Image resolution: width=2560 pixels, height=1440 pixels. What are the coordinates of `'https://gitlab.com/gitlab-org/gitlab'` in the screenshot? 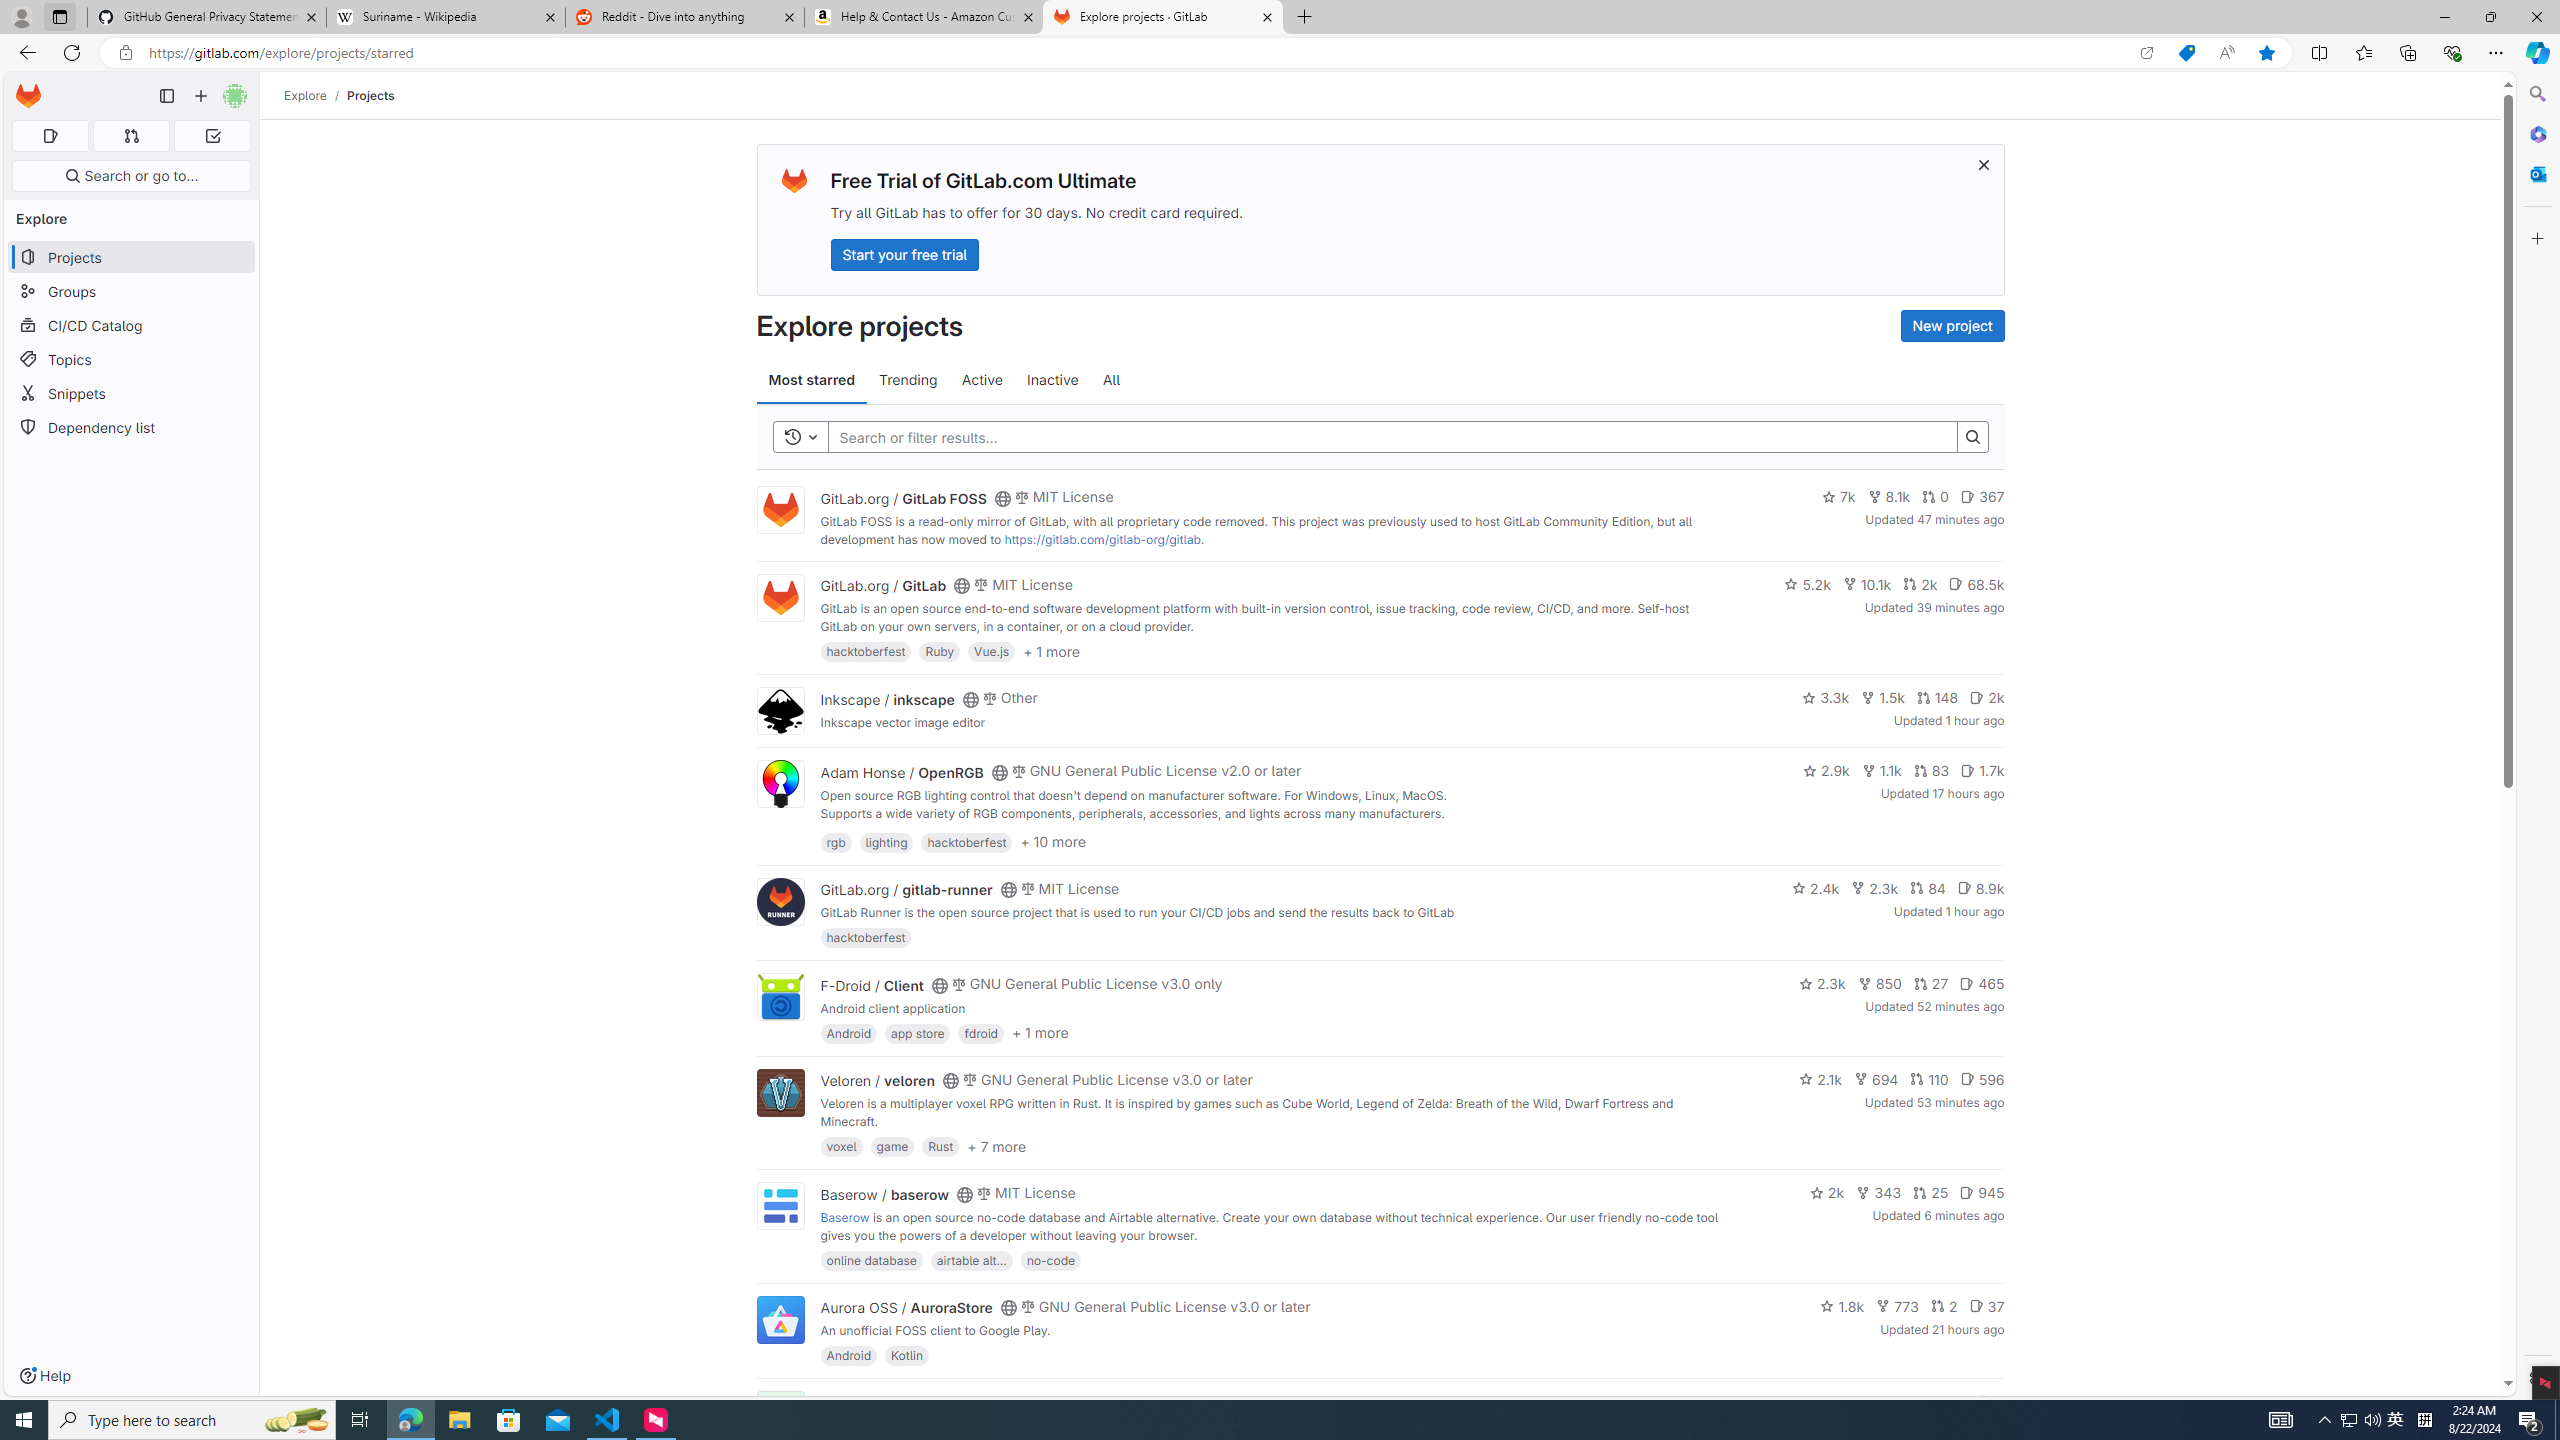 It's located at (1101, 539).